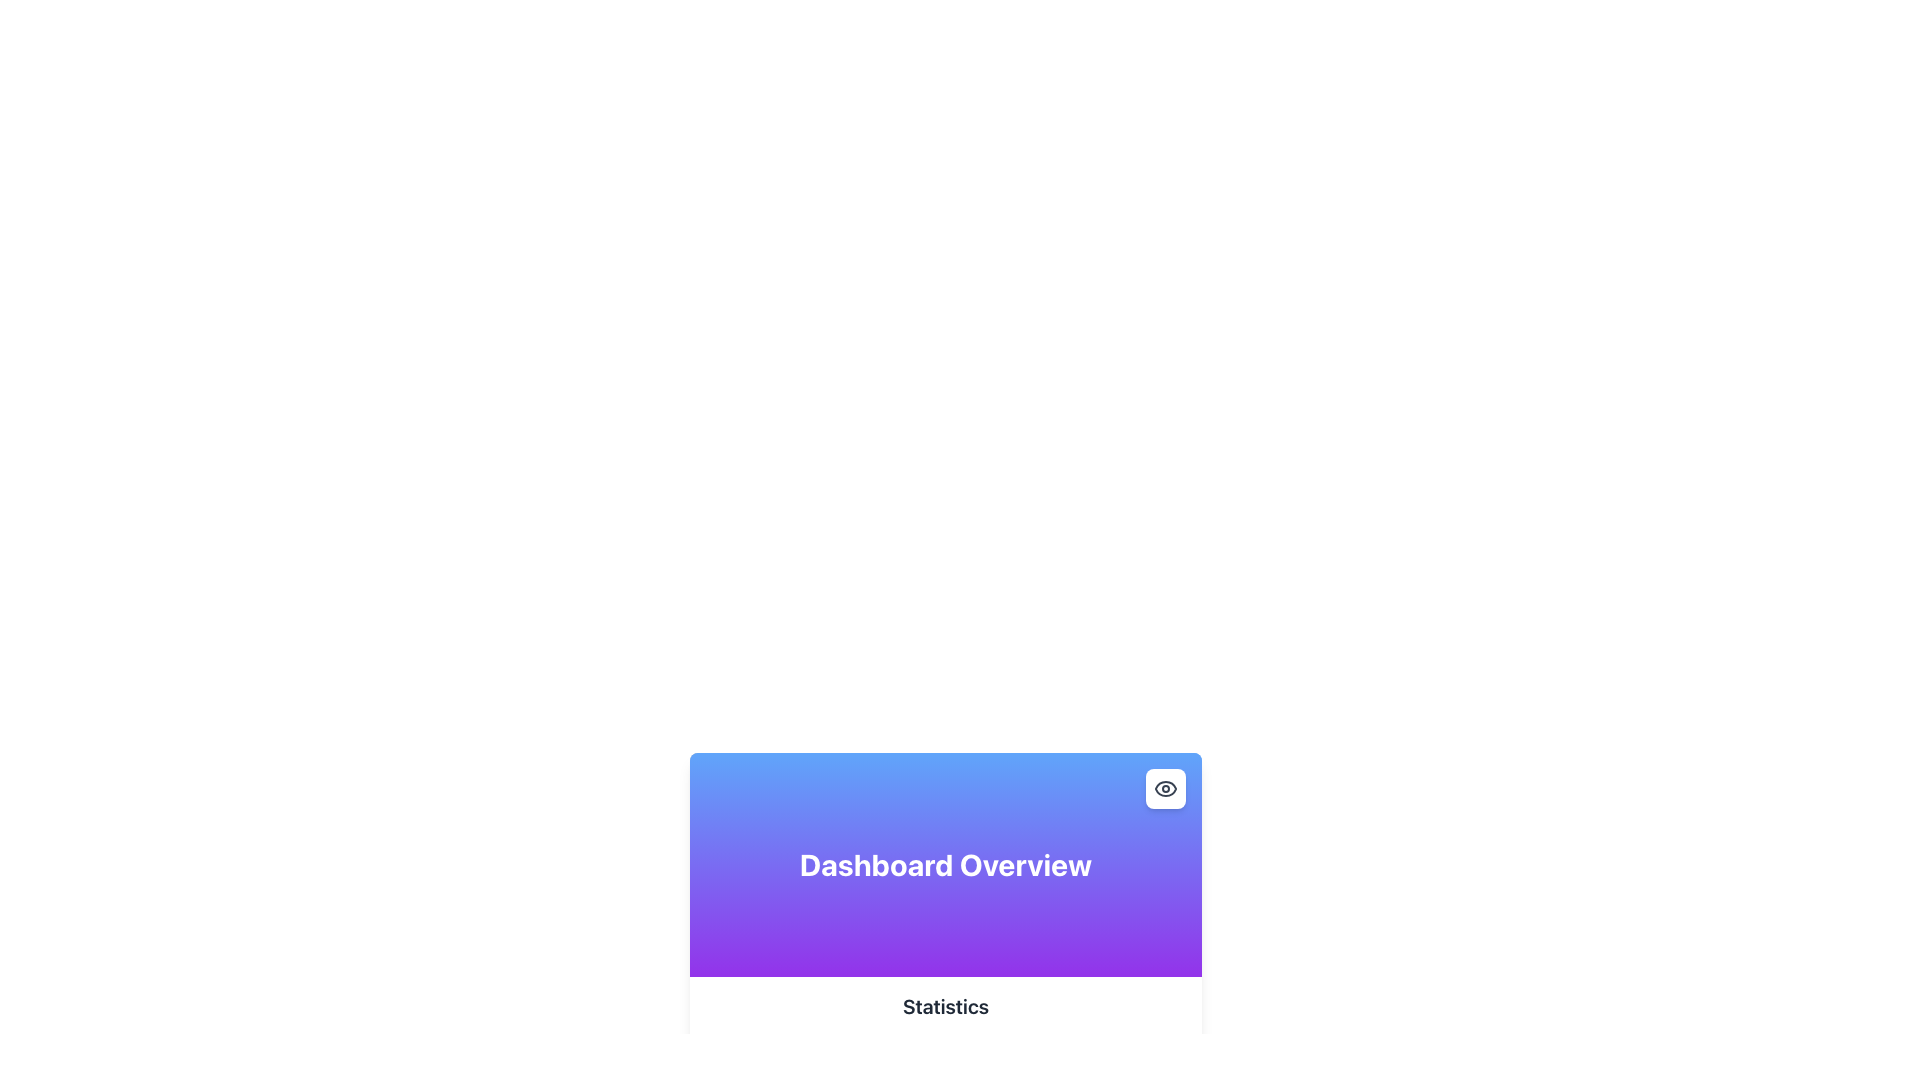 This screenshot has height=1080, width=1920. I want to click on the eye icon located in the top-right corner of the Dashboard Overview card, so click(1166, 788).